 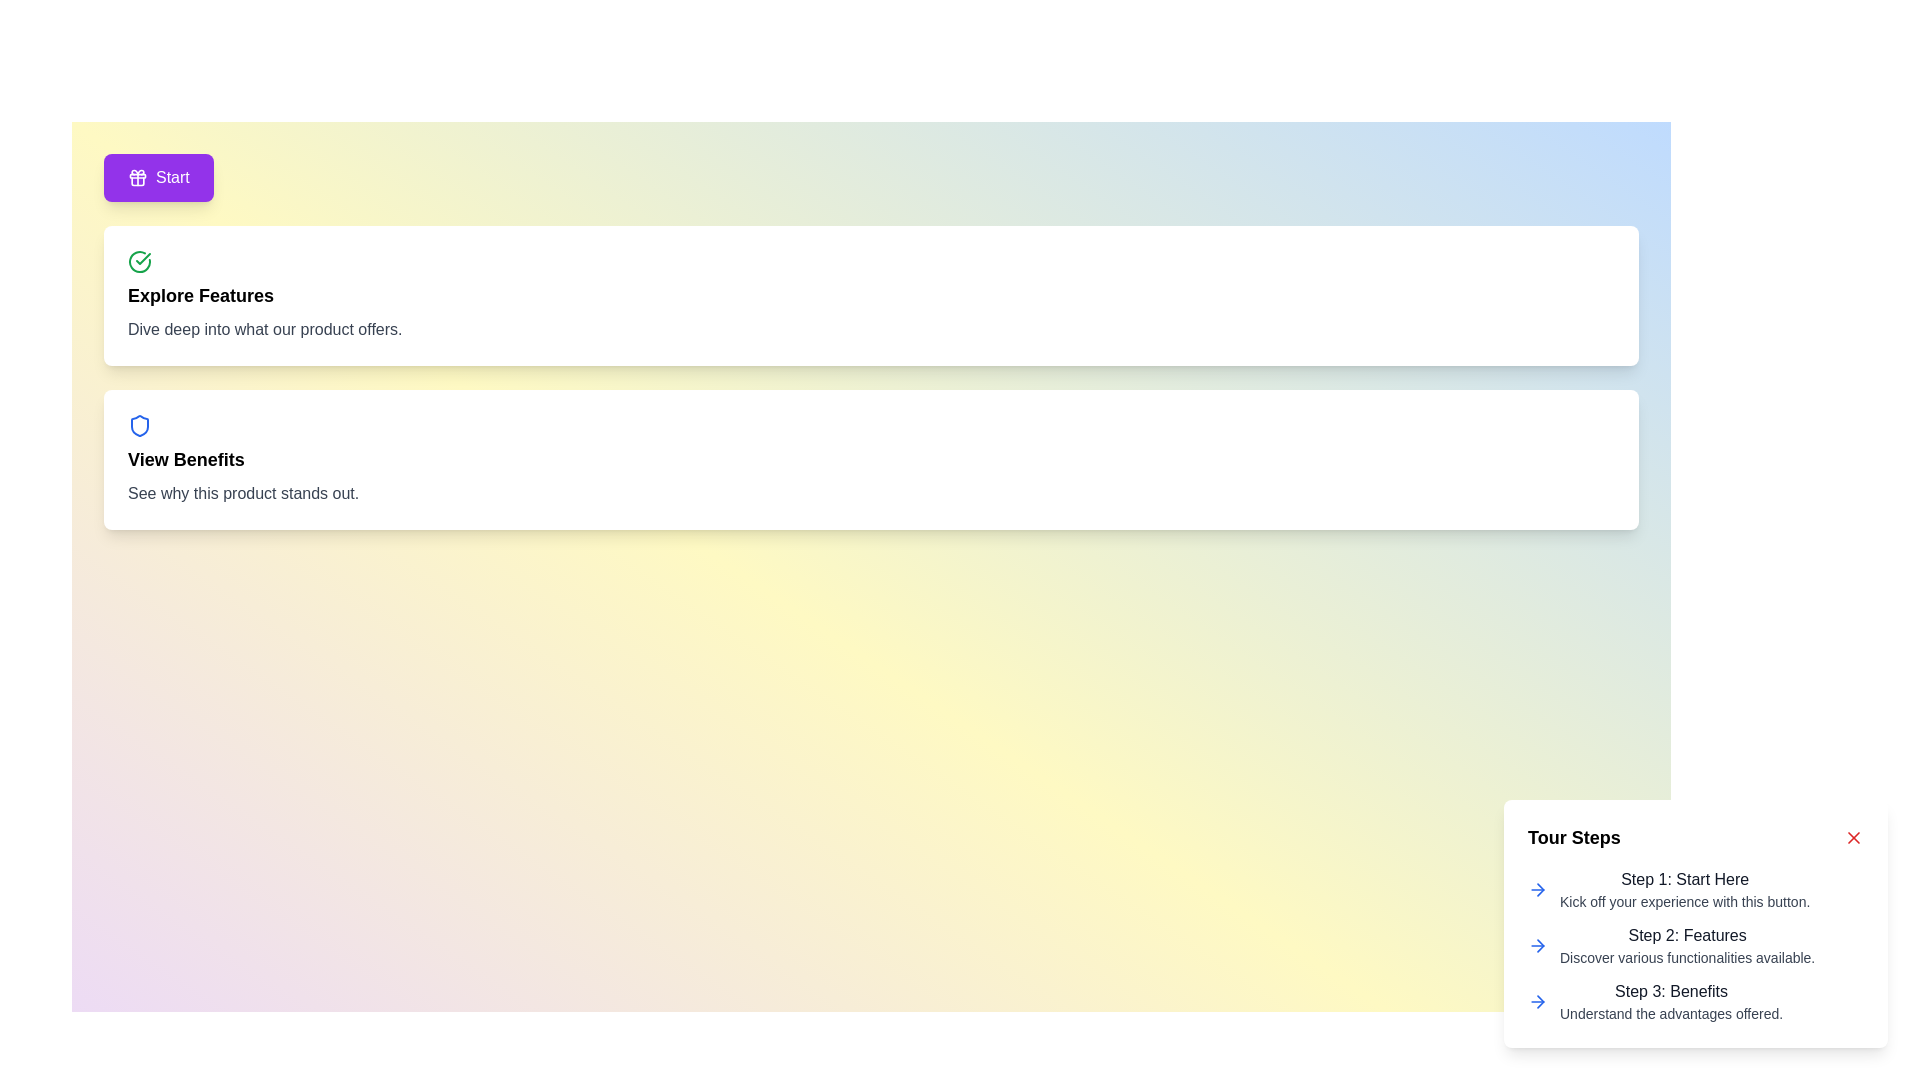 I want to click on text content of the Text Label that indicates the first step in the guided process, located in the 'Tour Steps' section at the bottom-right of the interface, so click(x=1684, y=878).